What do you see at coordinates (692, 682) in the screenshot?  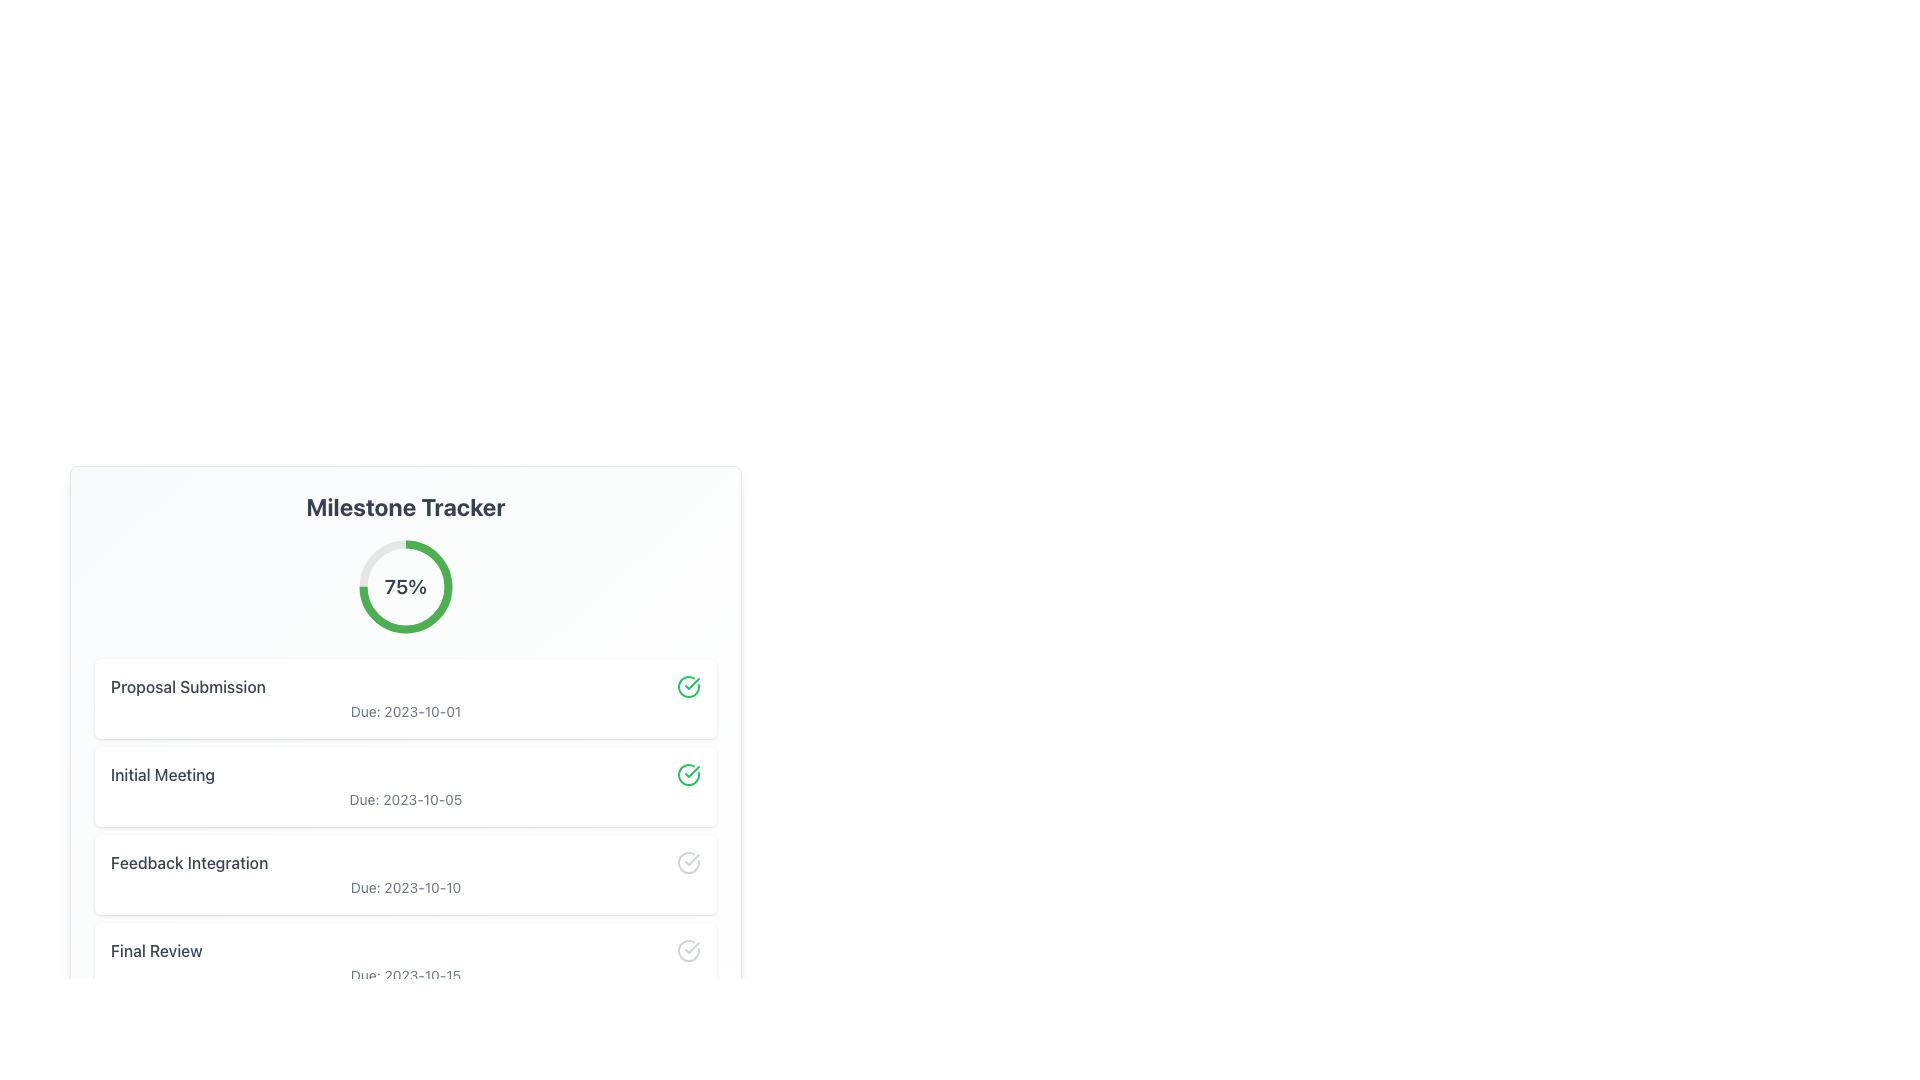 I see `the green checkmark icon associated with the 'Initial Meeting' milestone in the task list` at bounding box center [692, 682].